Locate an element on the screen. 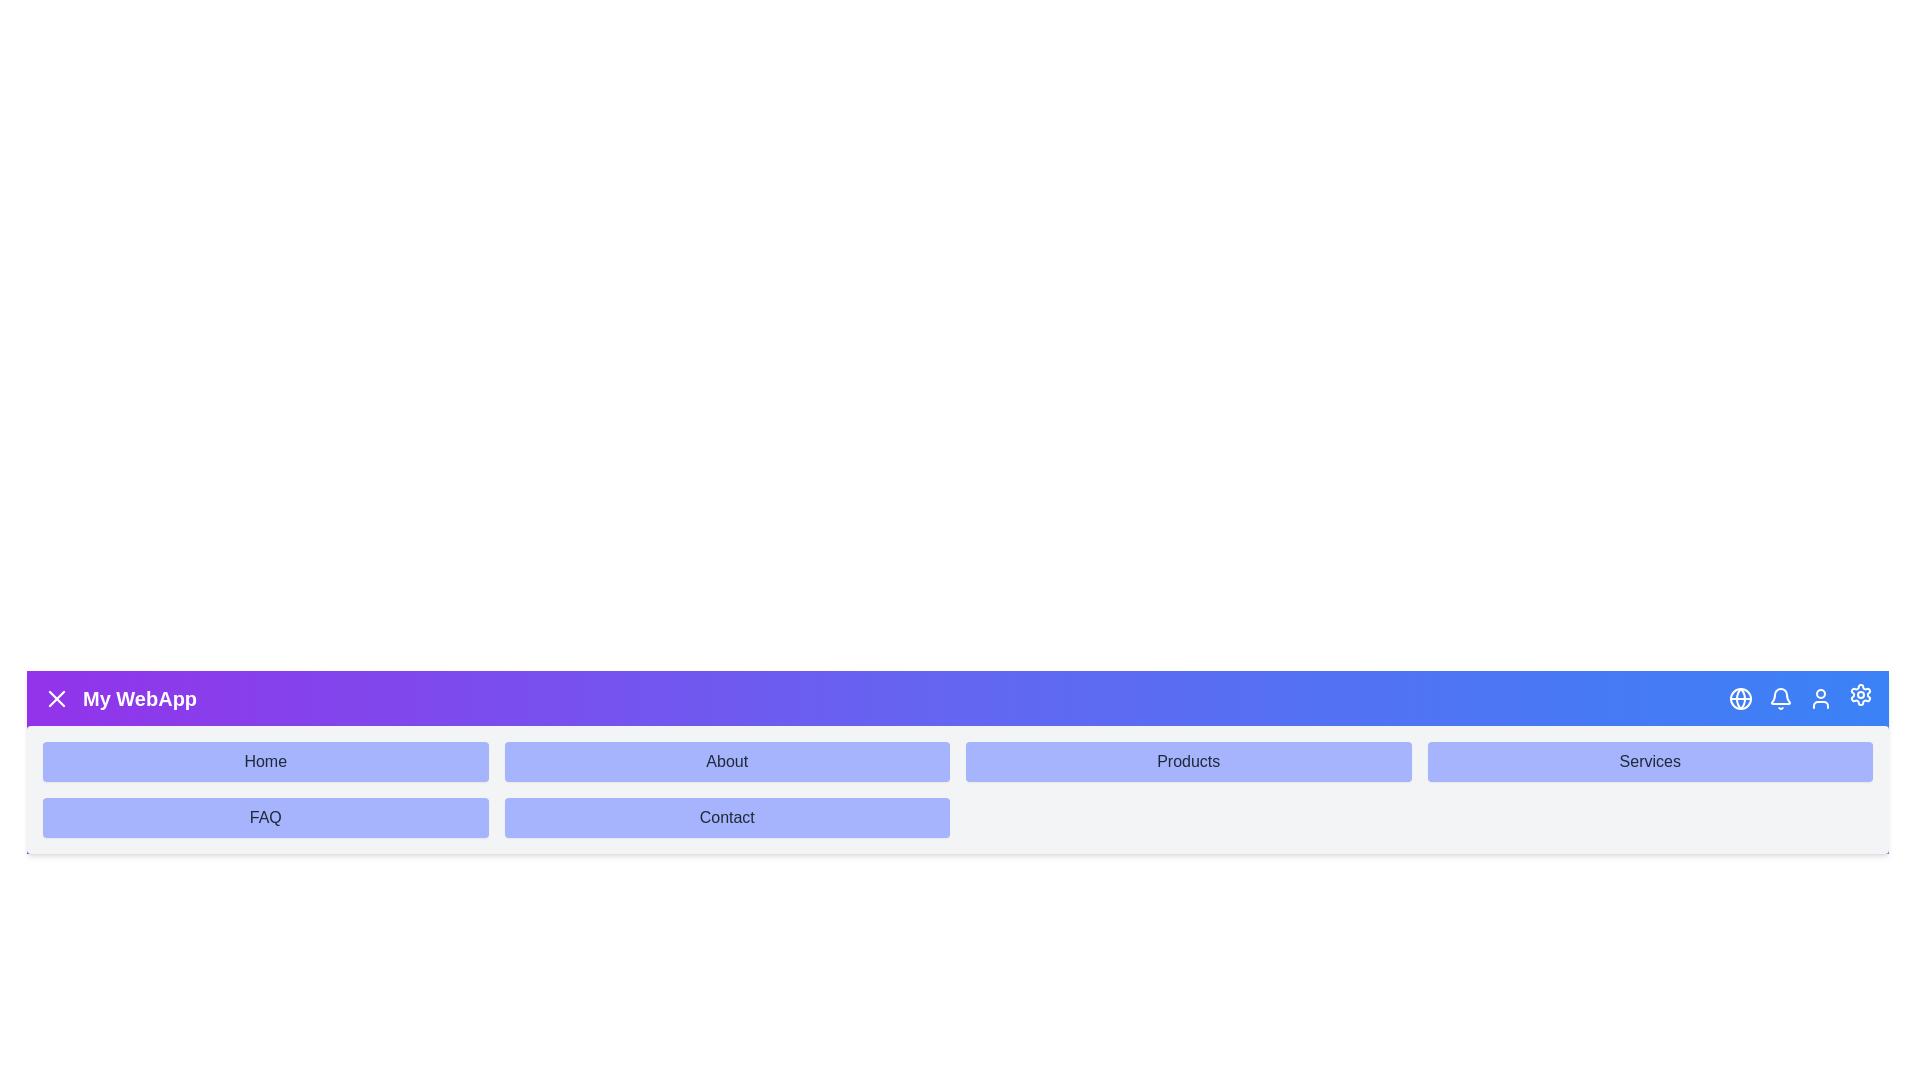  the submenu item About to navigate to its section is located at coordinates (726, 762).